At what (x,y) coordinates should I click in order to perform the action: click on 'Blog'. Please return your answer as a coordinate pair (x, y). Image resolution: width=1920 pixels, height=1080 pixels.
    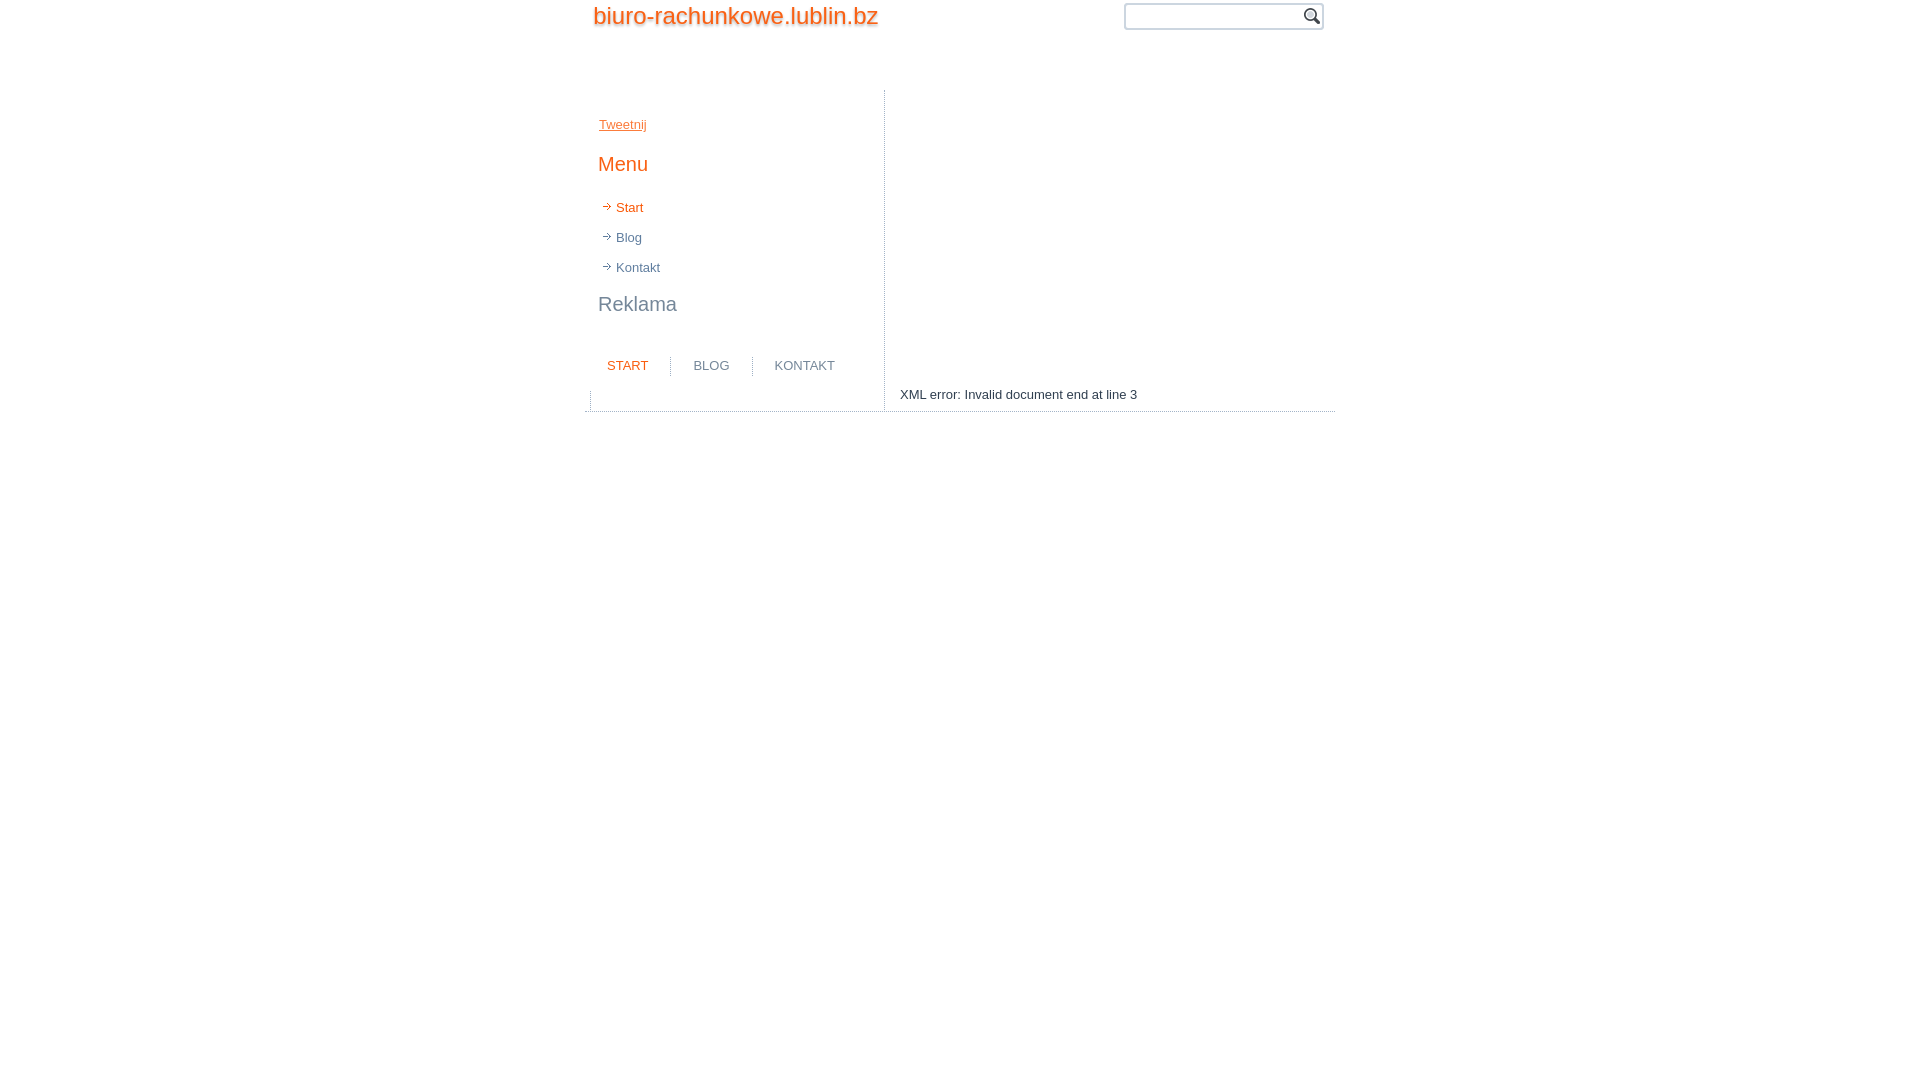
    Looking at the image, I should click on (587, 237).